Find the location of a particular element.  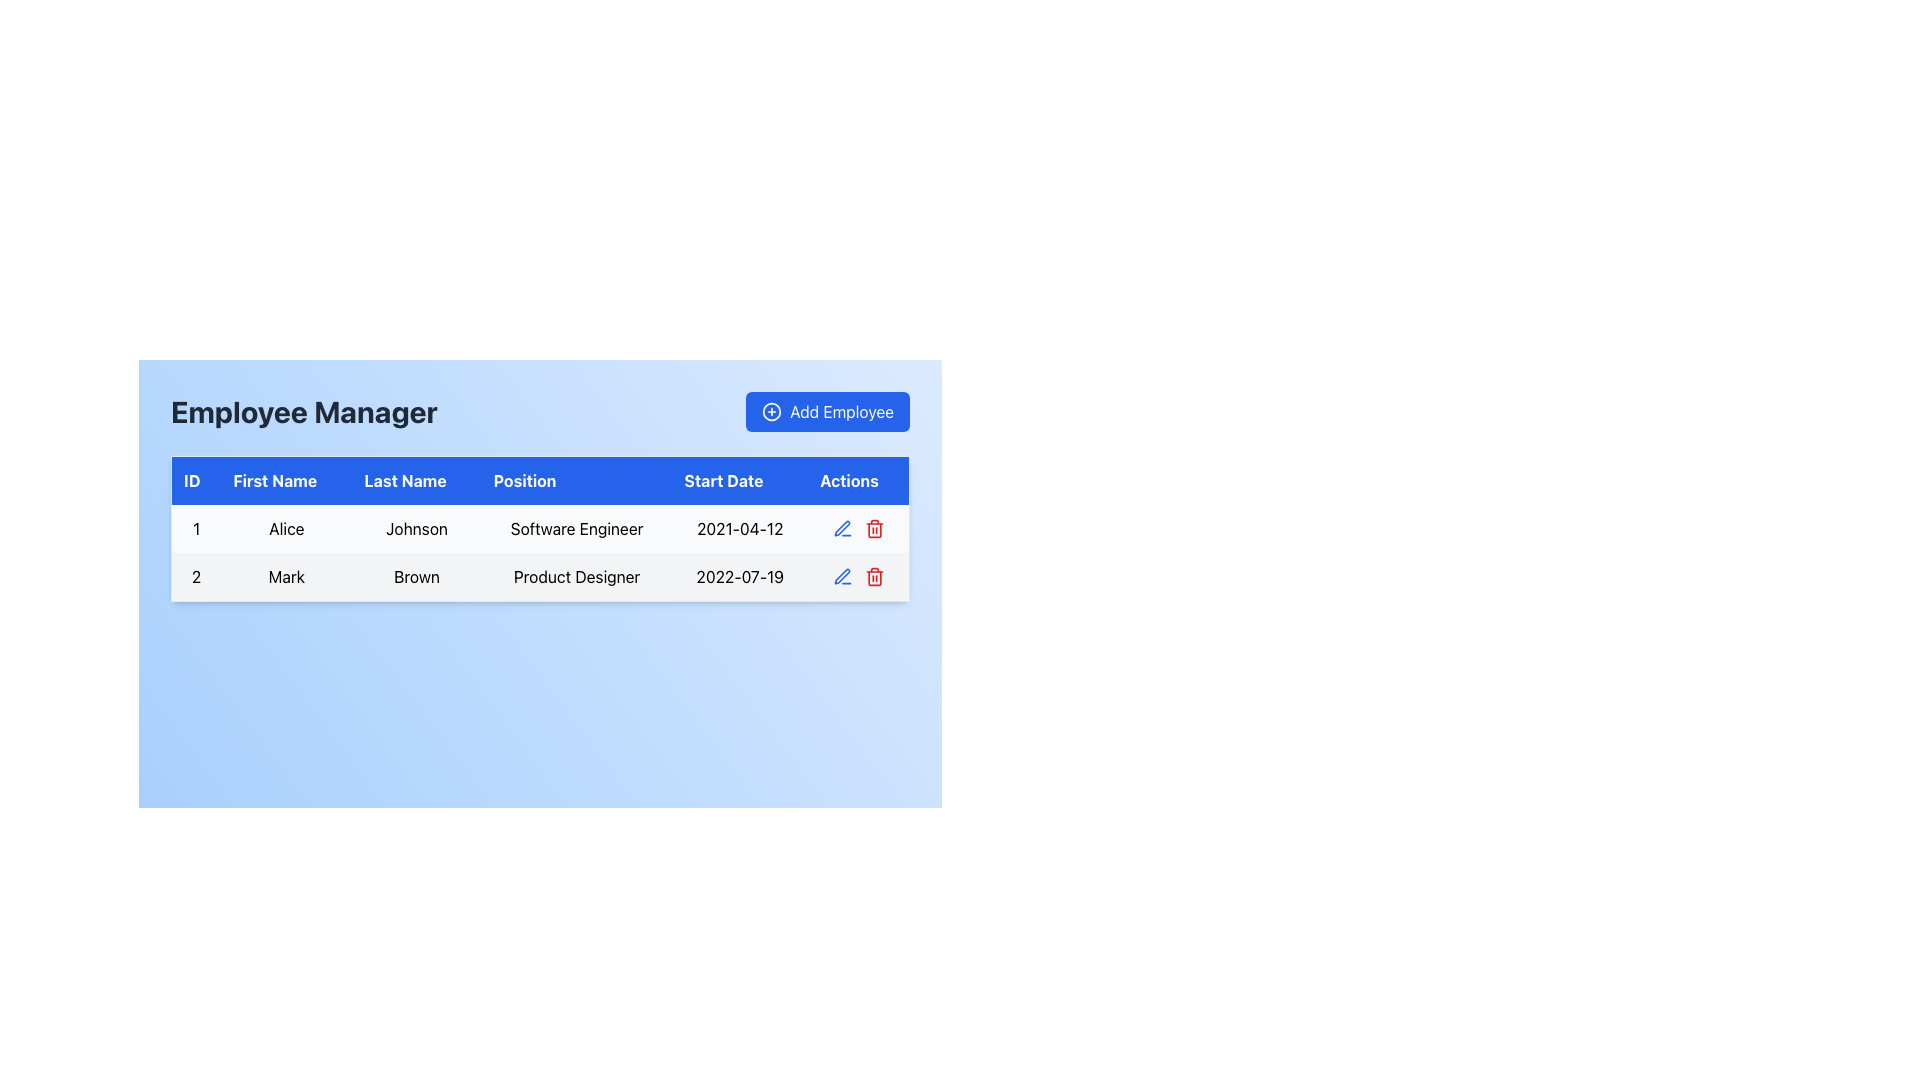

text from the Table Cell displaying 'Mark' located in the second row under the 'First Name' column is located at coordinates (285, 577).